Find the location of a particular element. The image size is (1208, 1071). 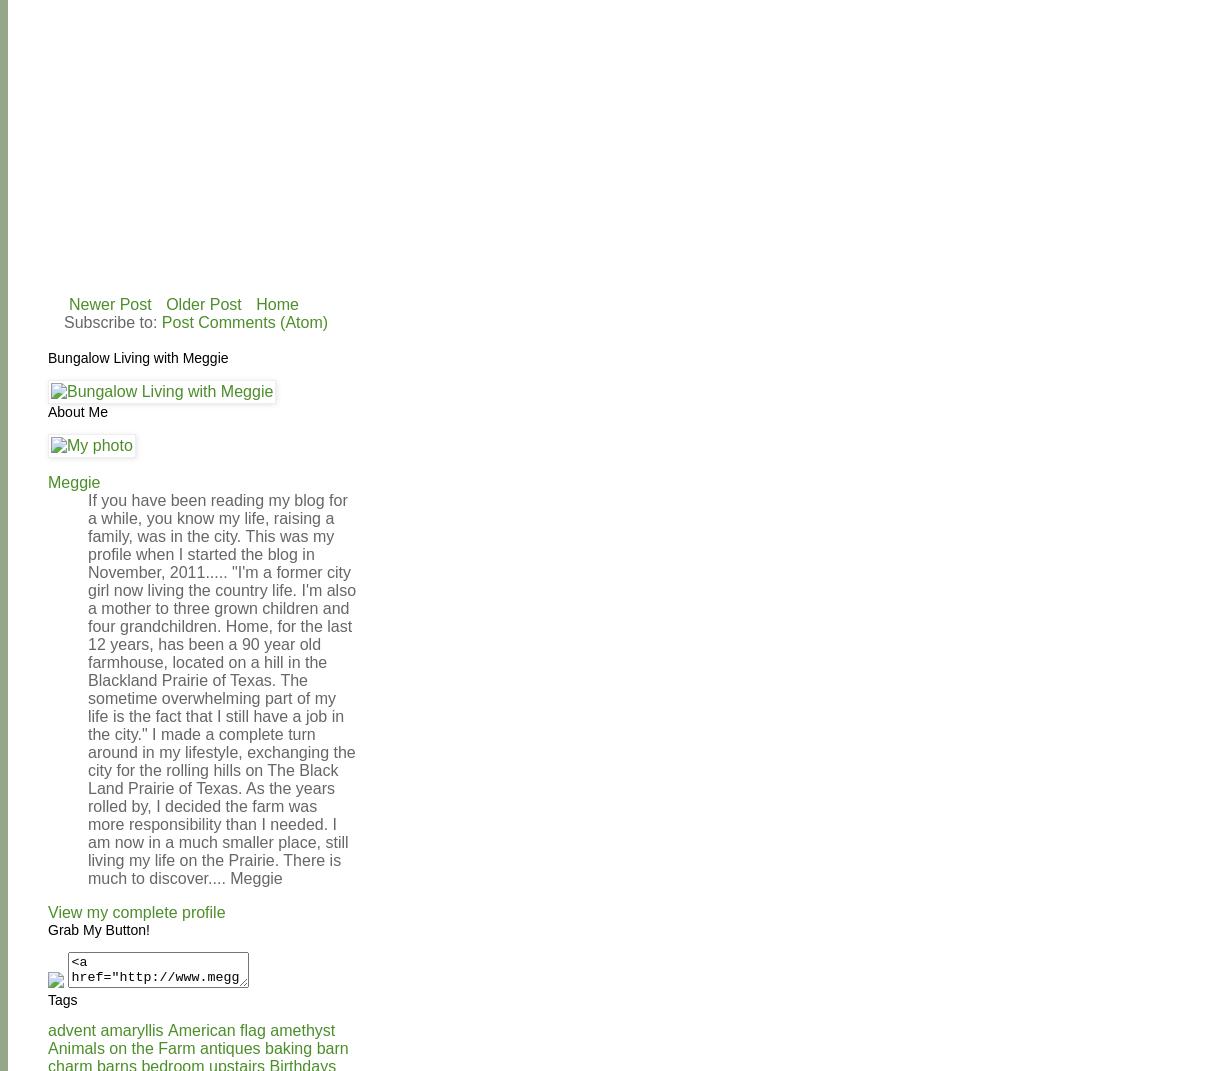

'Subscribe to:' is located at coordinates (63, 320).